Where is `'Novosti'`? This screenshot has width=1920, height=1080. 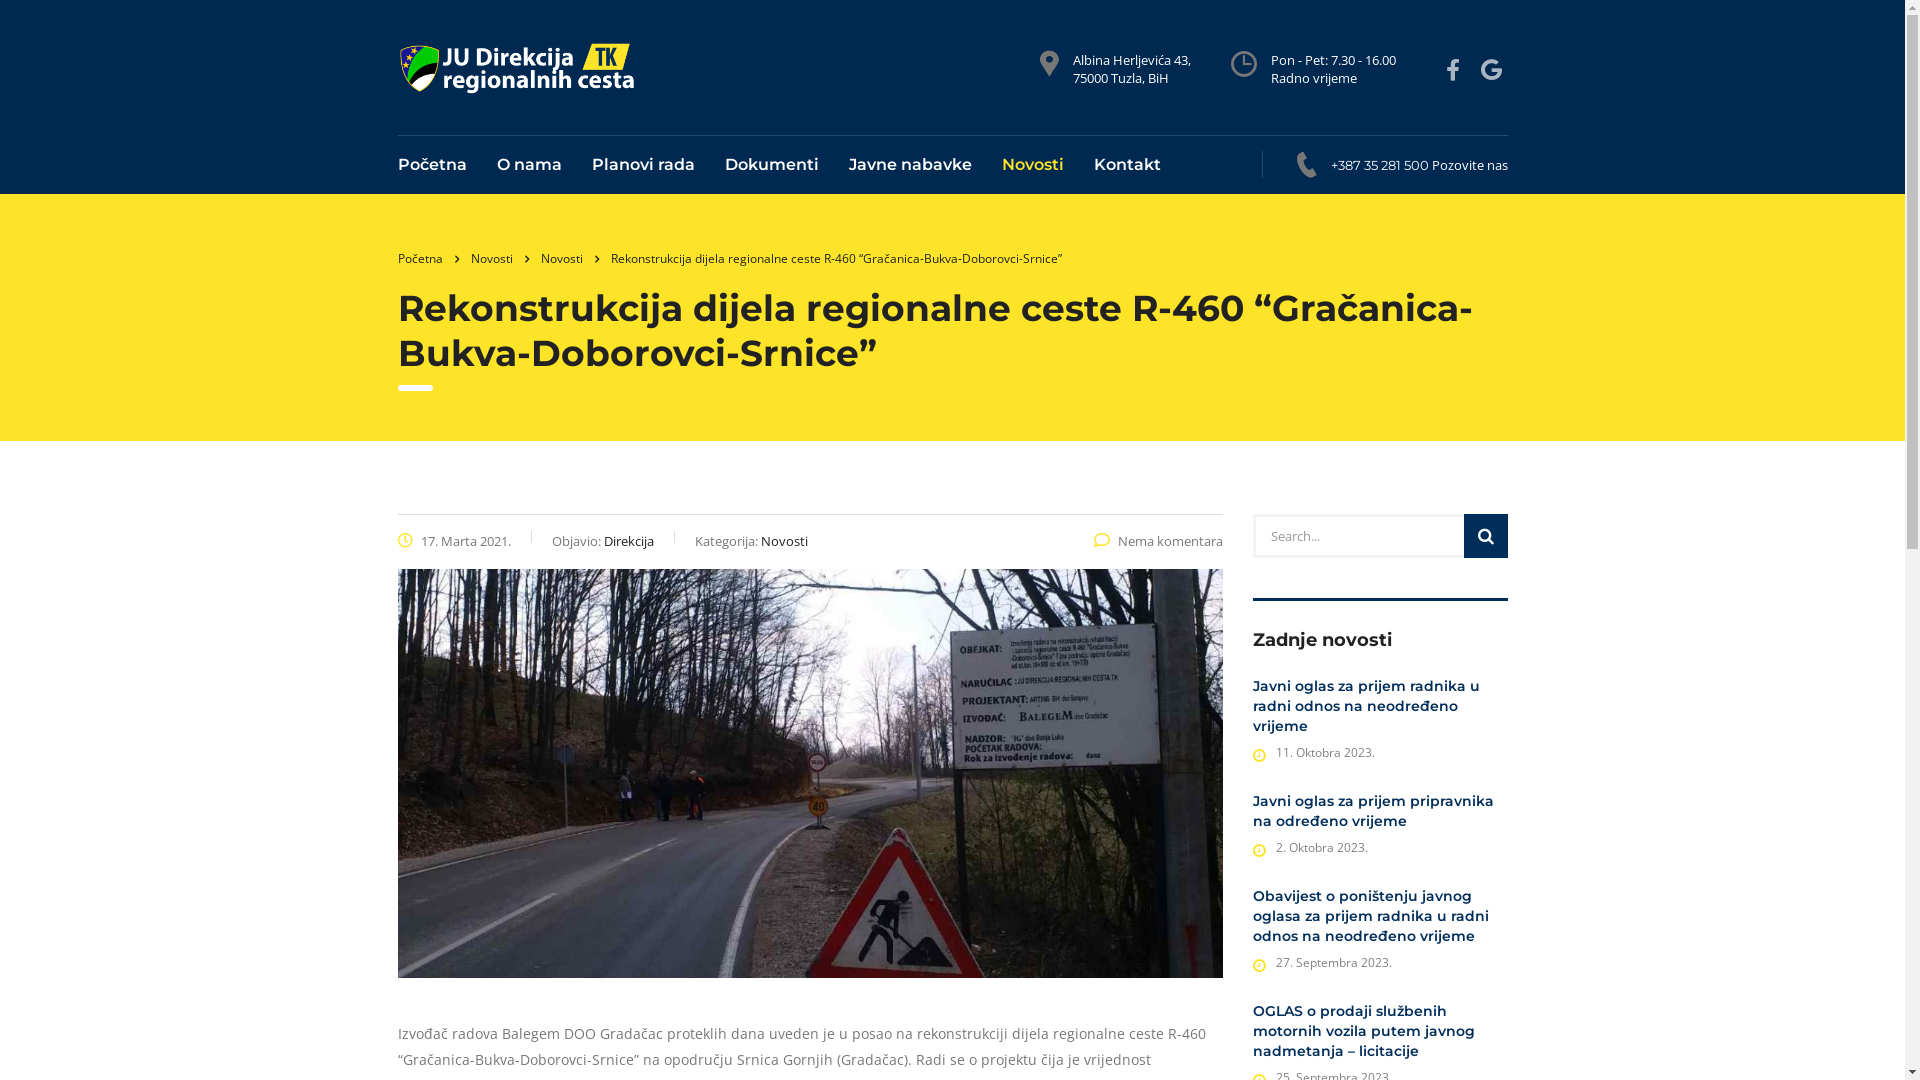
'Novosti' is located at coordinates (539, 257).